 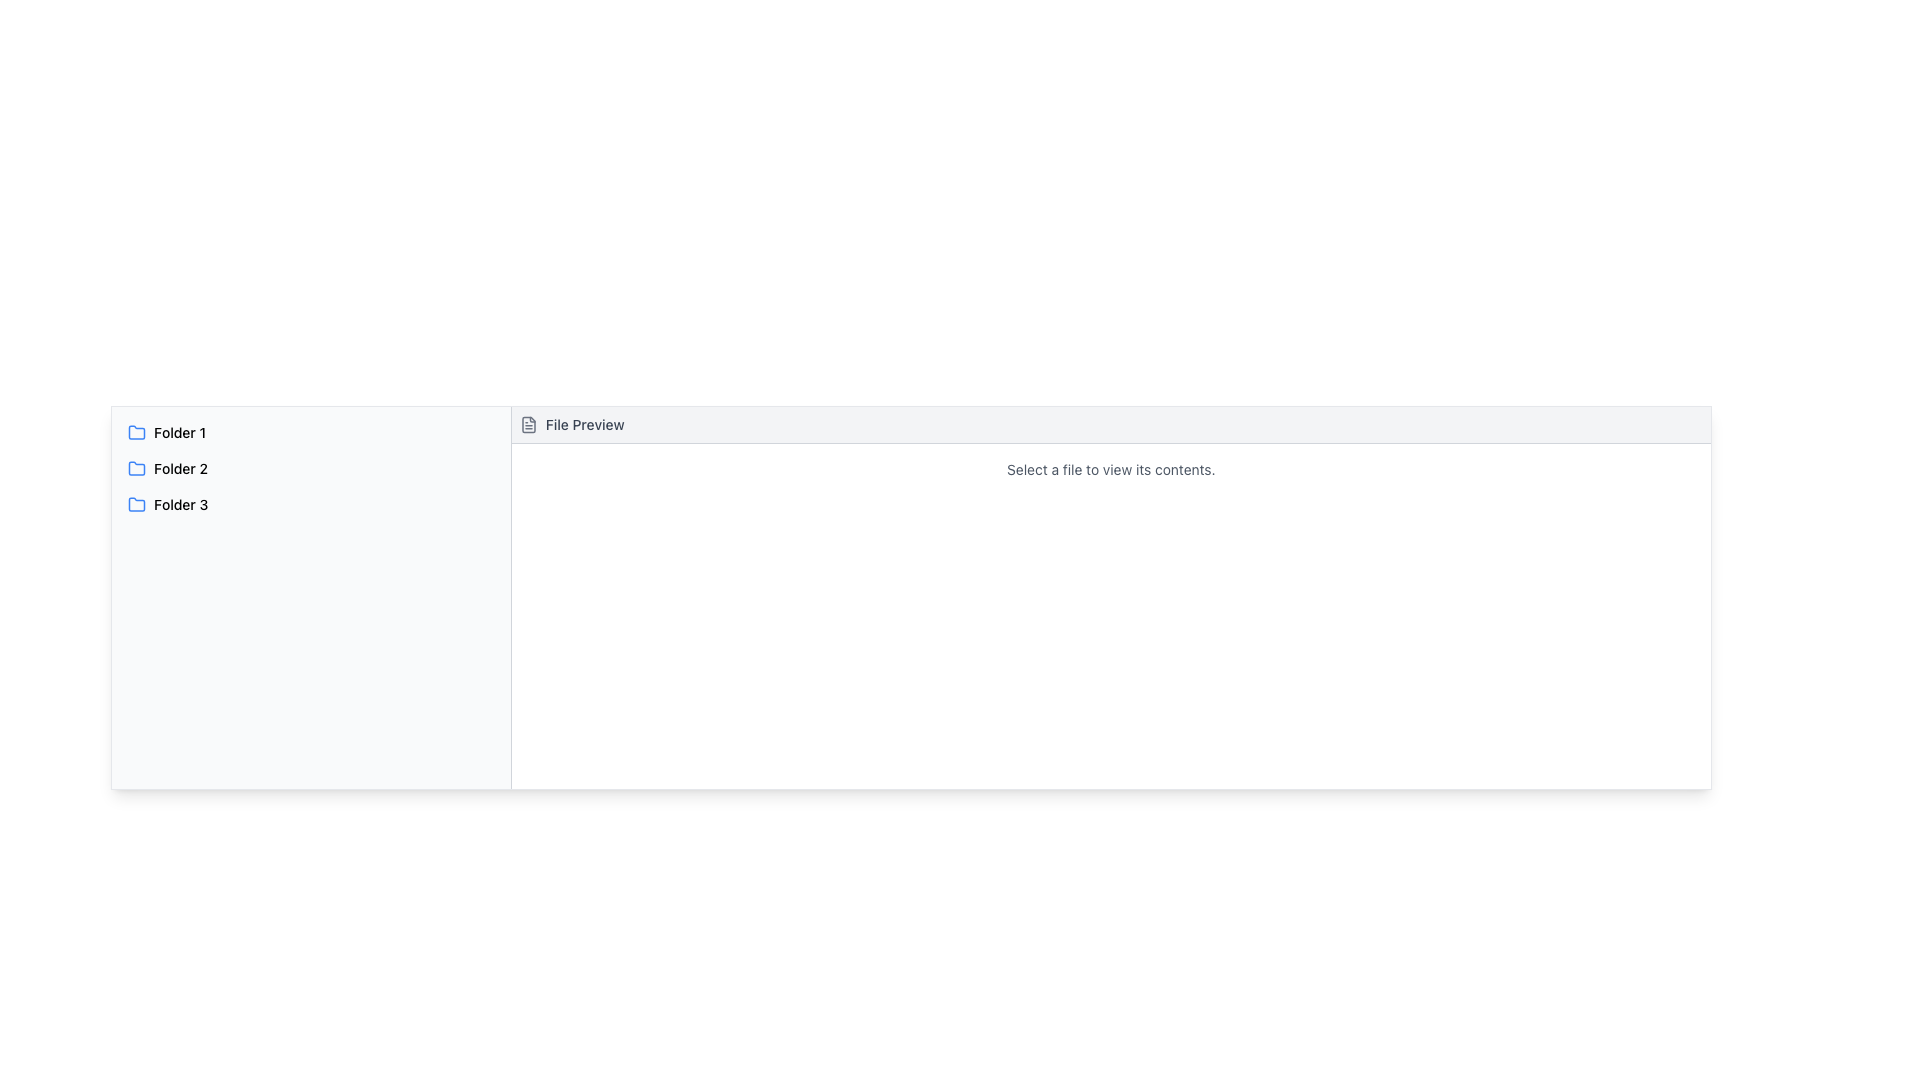 I want to click on the blue minimalist folder icon located to the left of the text 'Folder 2' in the second folder entry of the list, so click(x=136, y=469).